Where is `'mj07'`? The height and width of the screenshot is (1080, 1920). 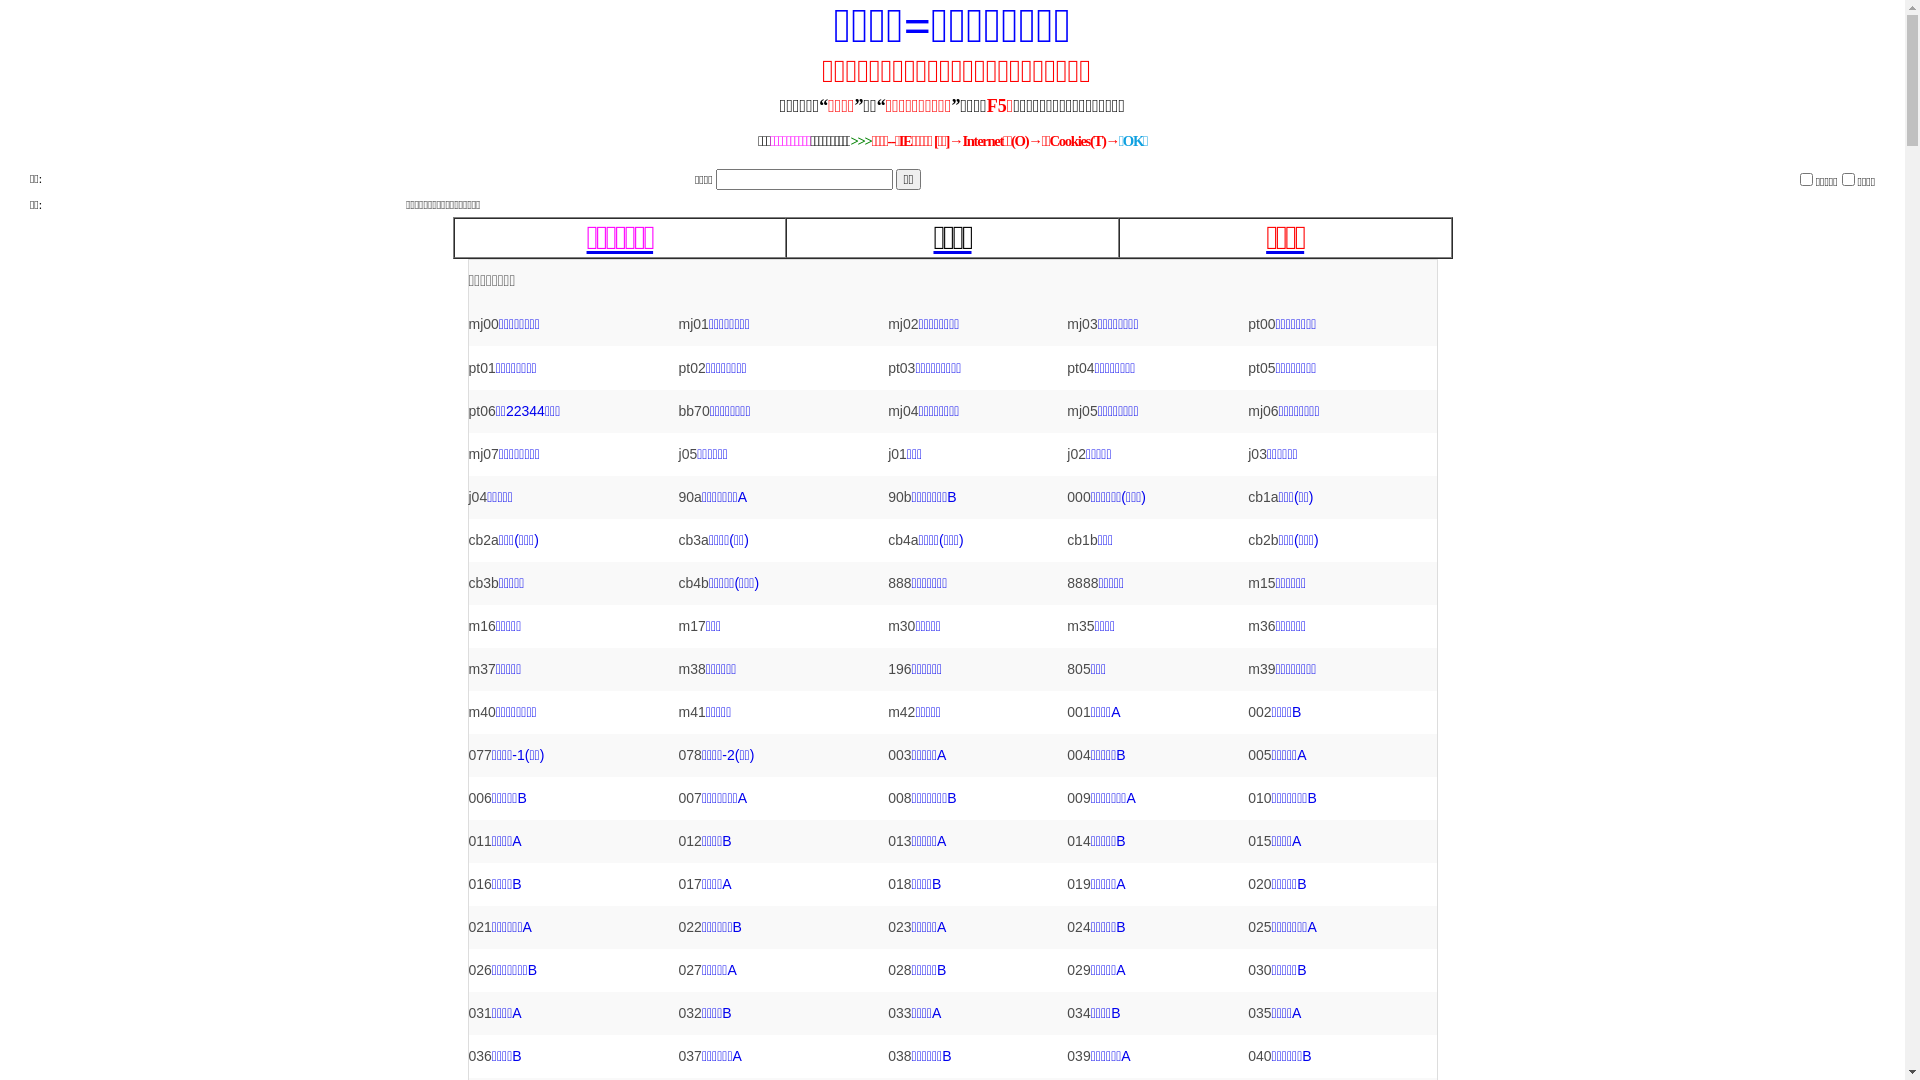 'mj07' is located at coordinates (483, 454).